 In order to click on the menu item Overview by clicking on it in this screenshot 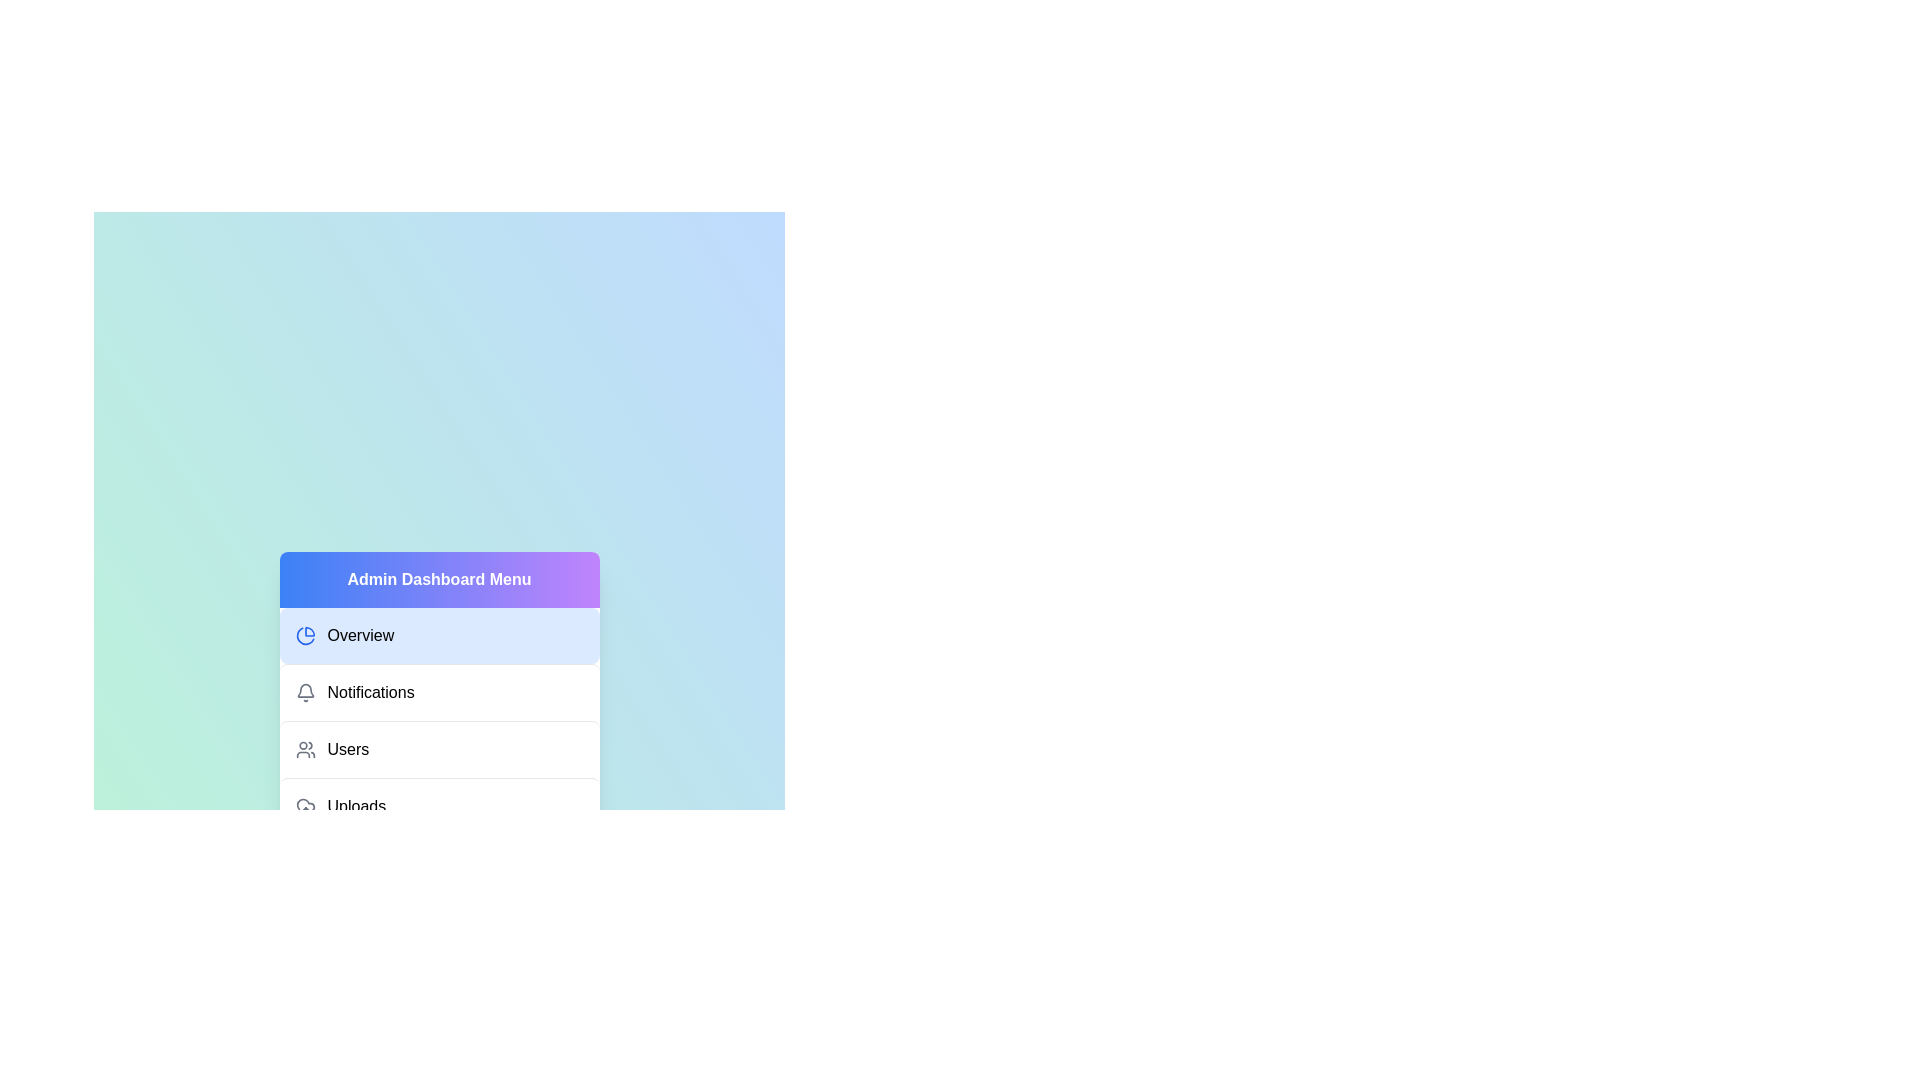, I will do `click(438, 636)`.